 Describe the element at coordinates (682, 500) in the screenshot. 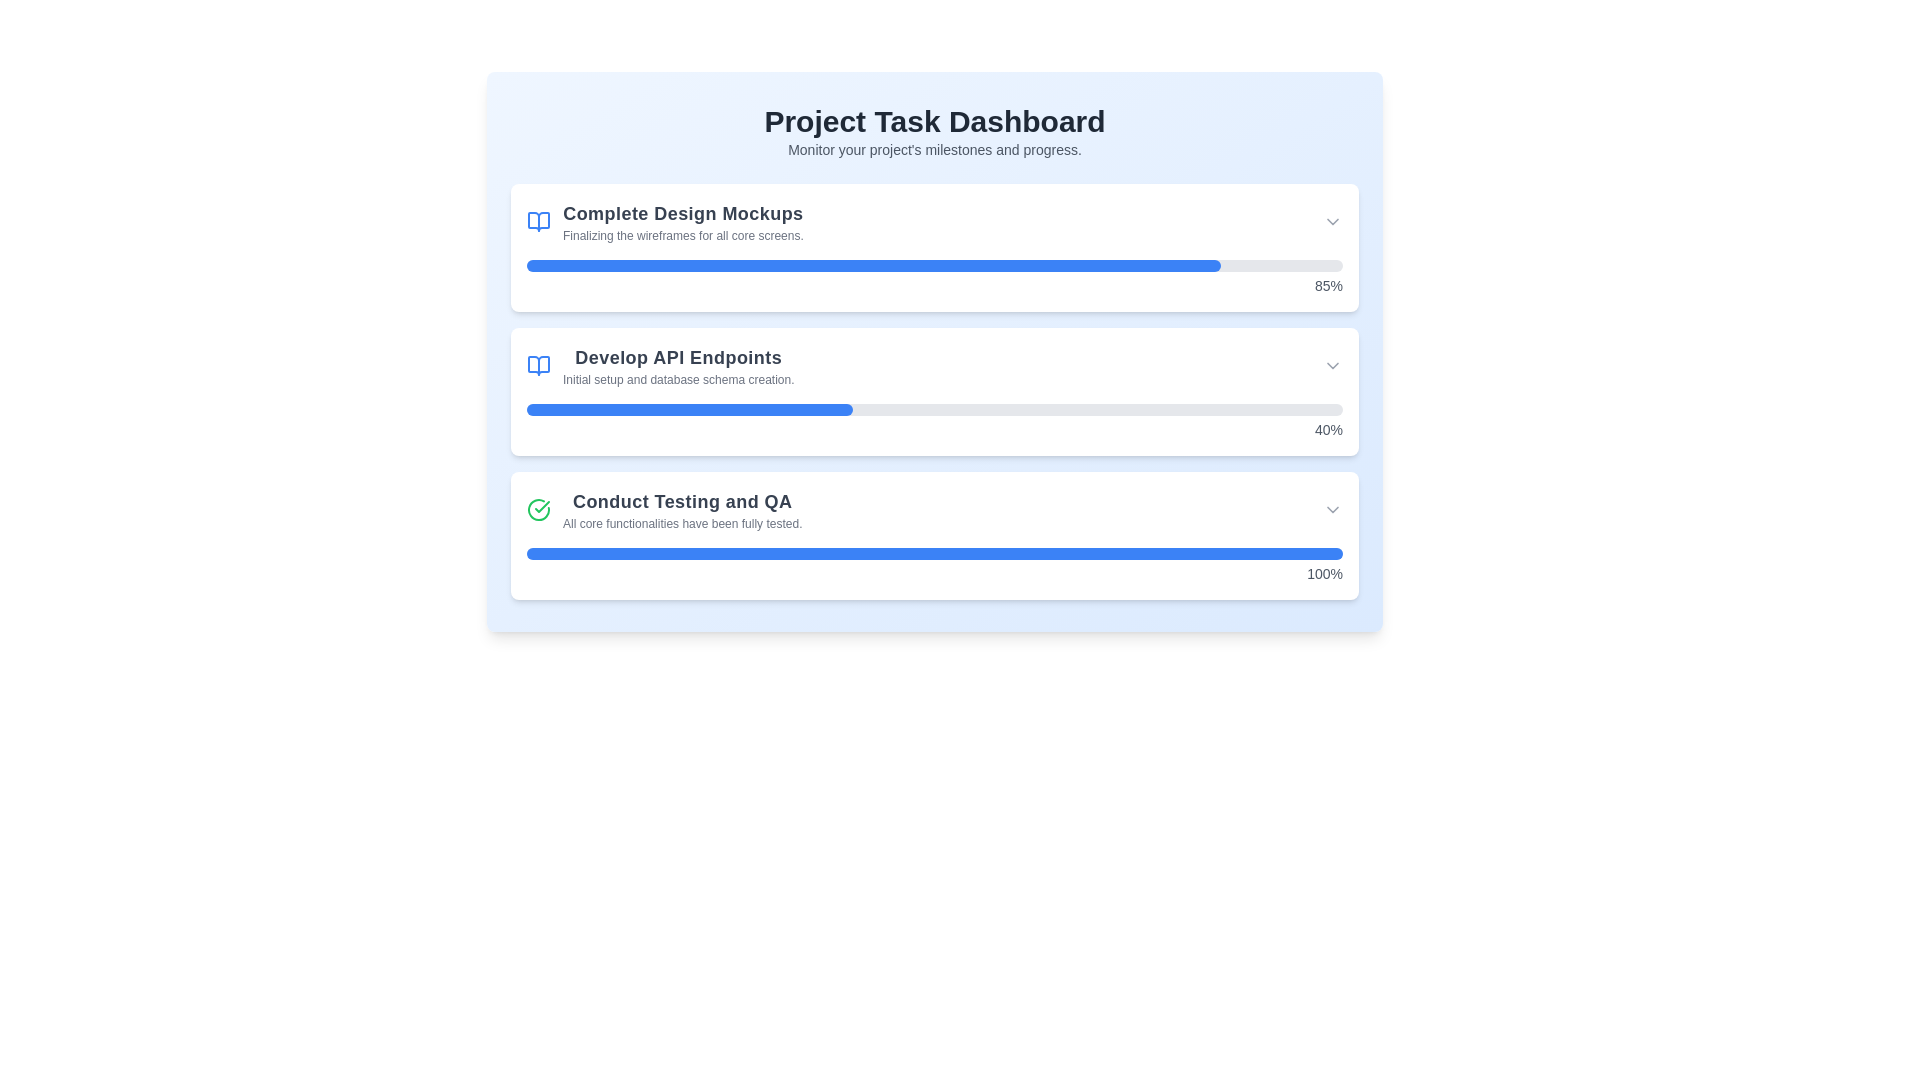

I see `the Text Label displaying 'Conduct Testing and QA', which is prominently positioned as a heading in bold gray font above the text 'All core functionalities have been fully tested'` at that location.